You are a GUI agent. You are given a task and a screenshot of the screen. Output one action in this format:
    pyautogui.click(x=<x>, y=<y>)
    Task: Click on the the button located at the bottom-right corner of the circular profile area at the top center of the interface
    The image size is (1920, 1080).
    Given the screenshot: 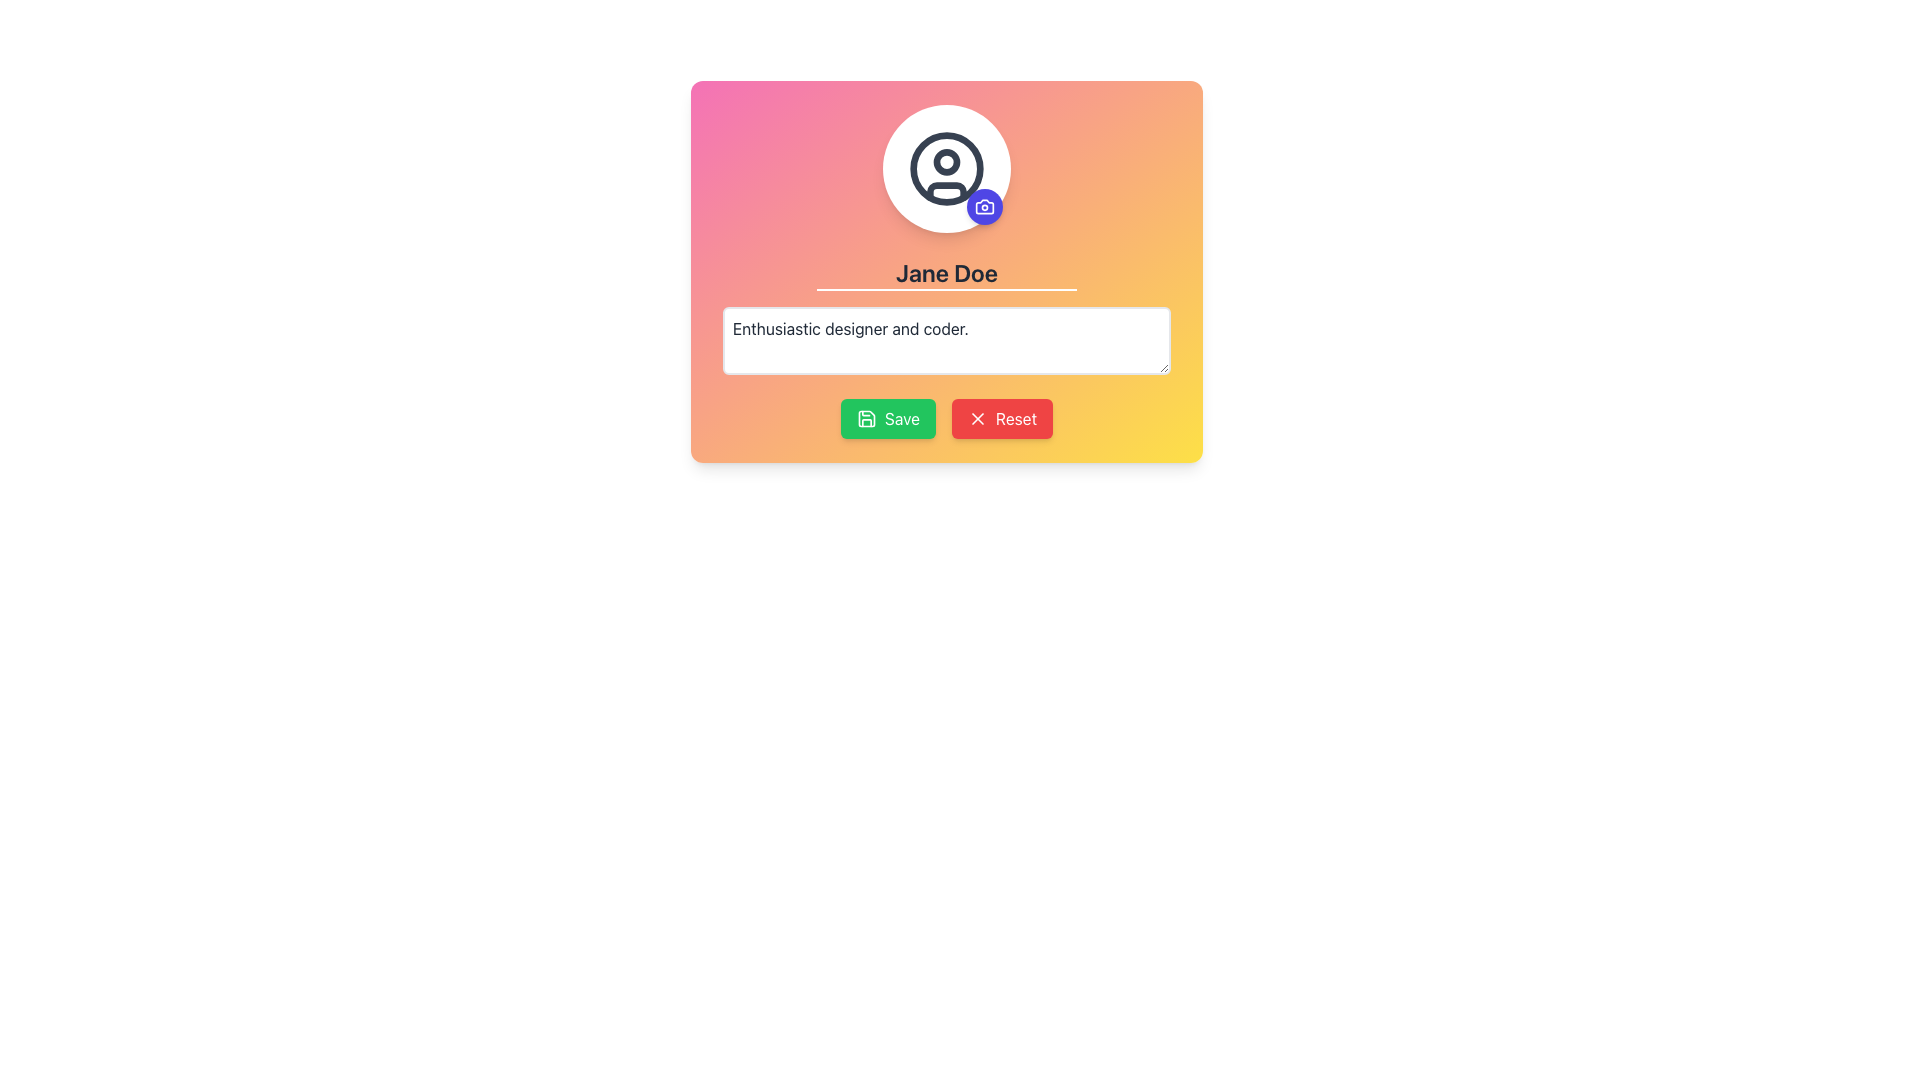 What is the action you would take?
    pyautogui.click(x=984, y=207)
    